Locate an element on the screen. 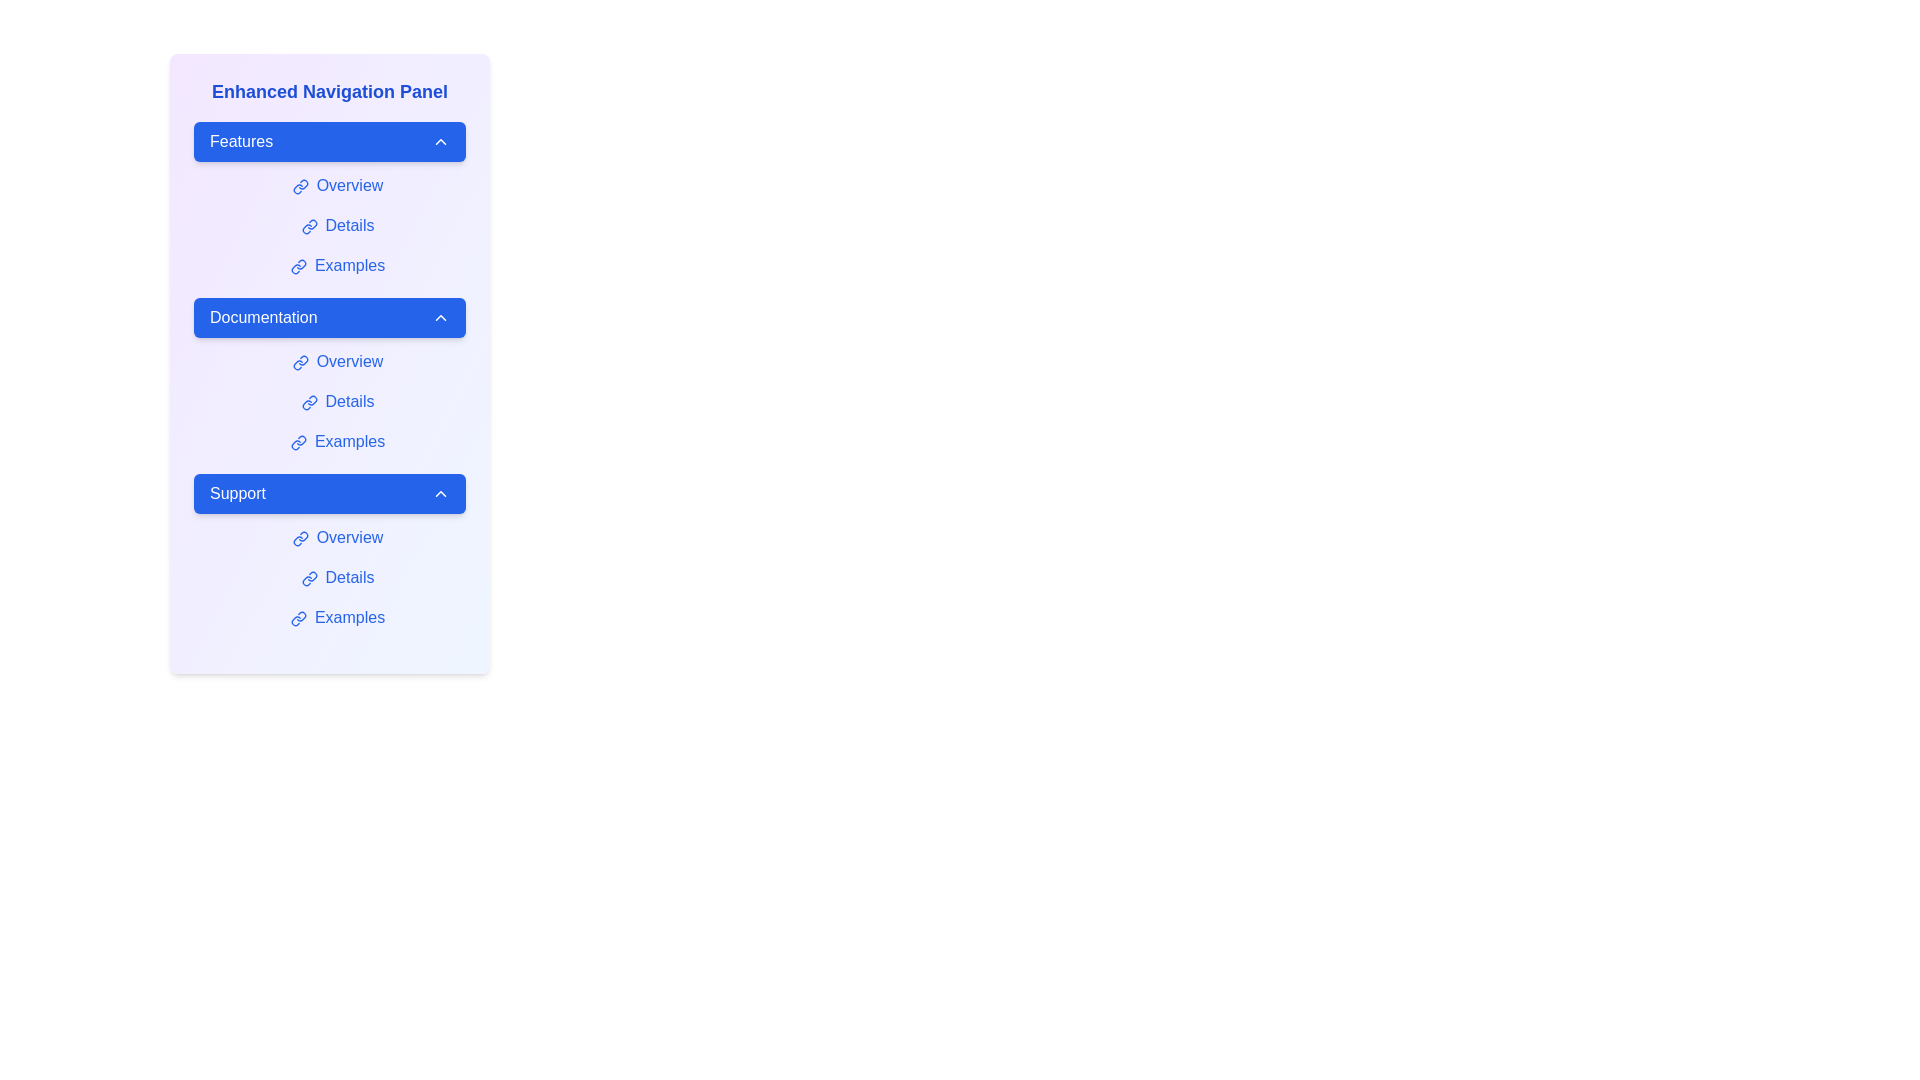 The height and width of the screenshot is (1080, 1920). the small upward-pointing chevron icon located to the right edge of the 'Support' button is located at coordinates (440, 493).